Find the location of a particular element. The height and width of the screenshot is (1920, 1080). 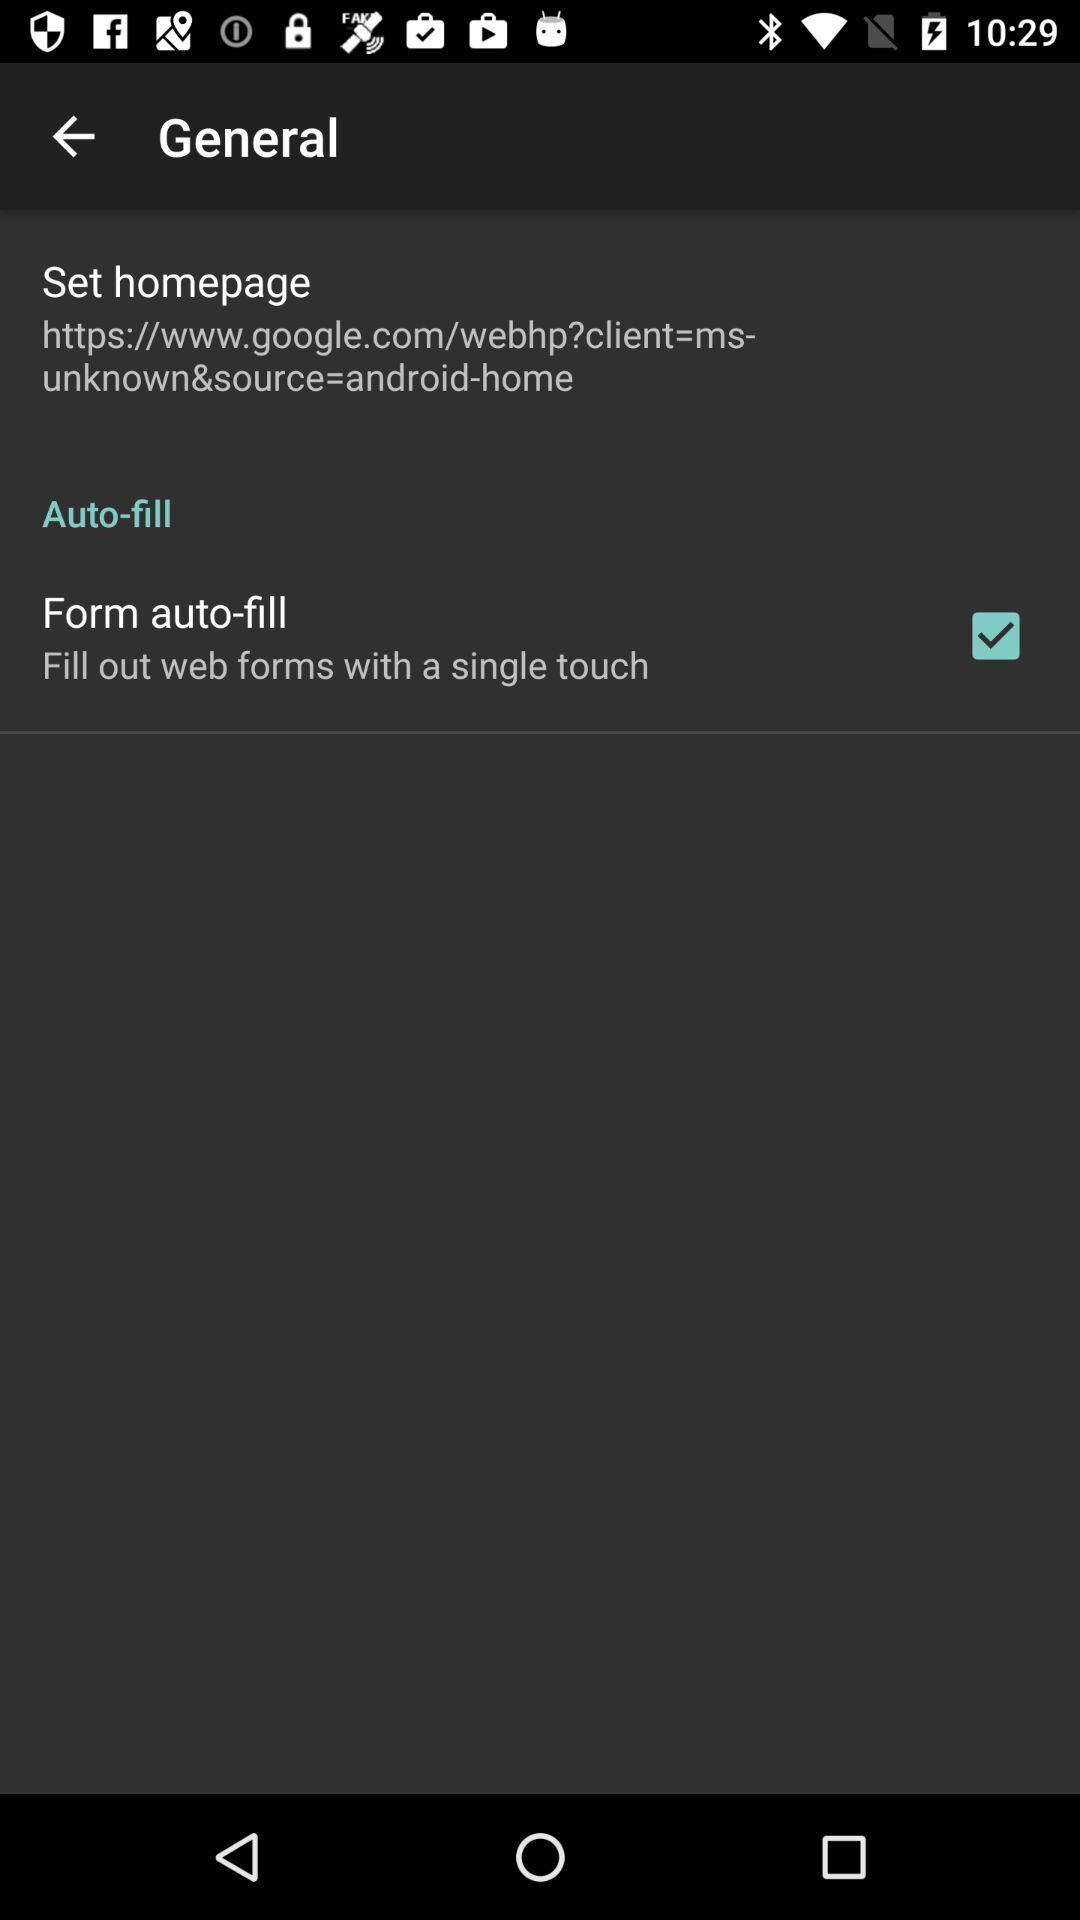

item above the https www google icon is located at coordinates (175, 279).